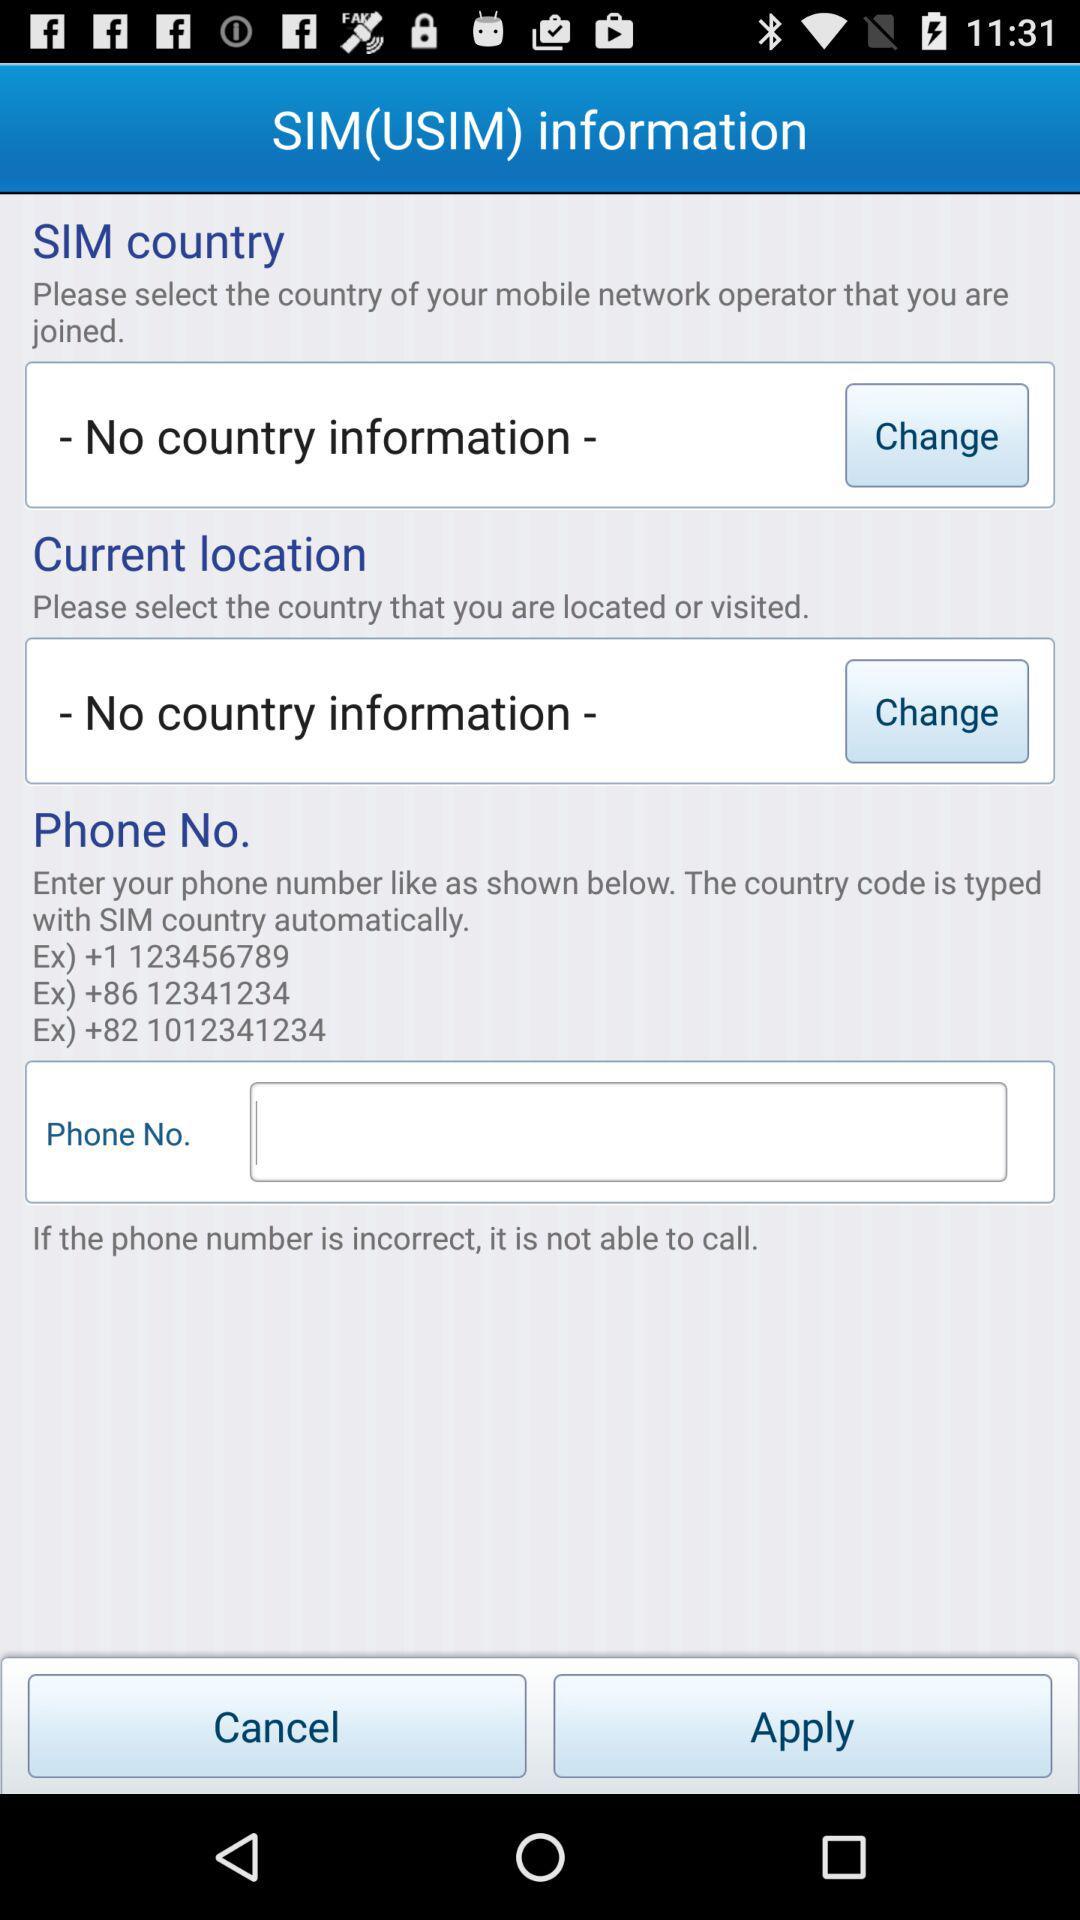  What do you see at coordinates (277, 1725) in the screenshot?
I see `the cancel button` at bounding box center [277, 1725].